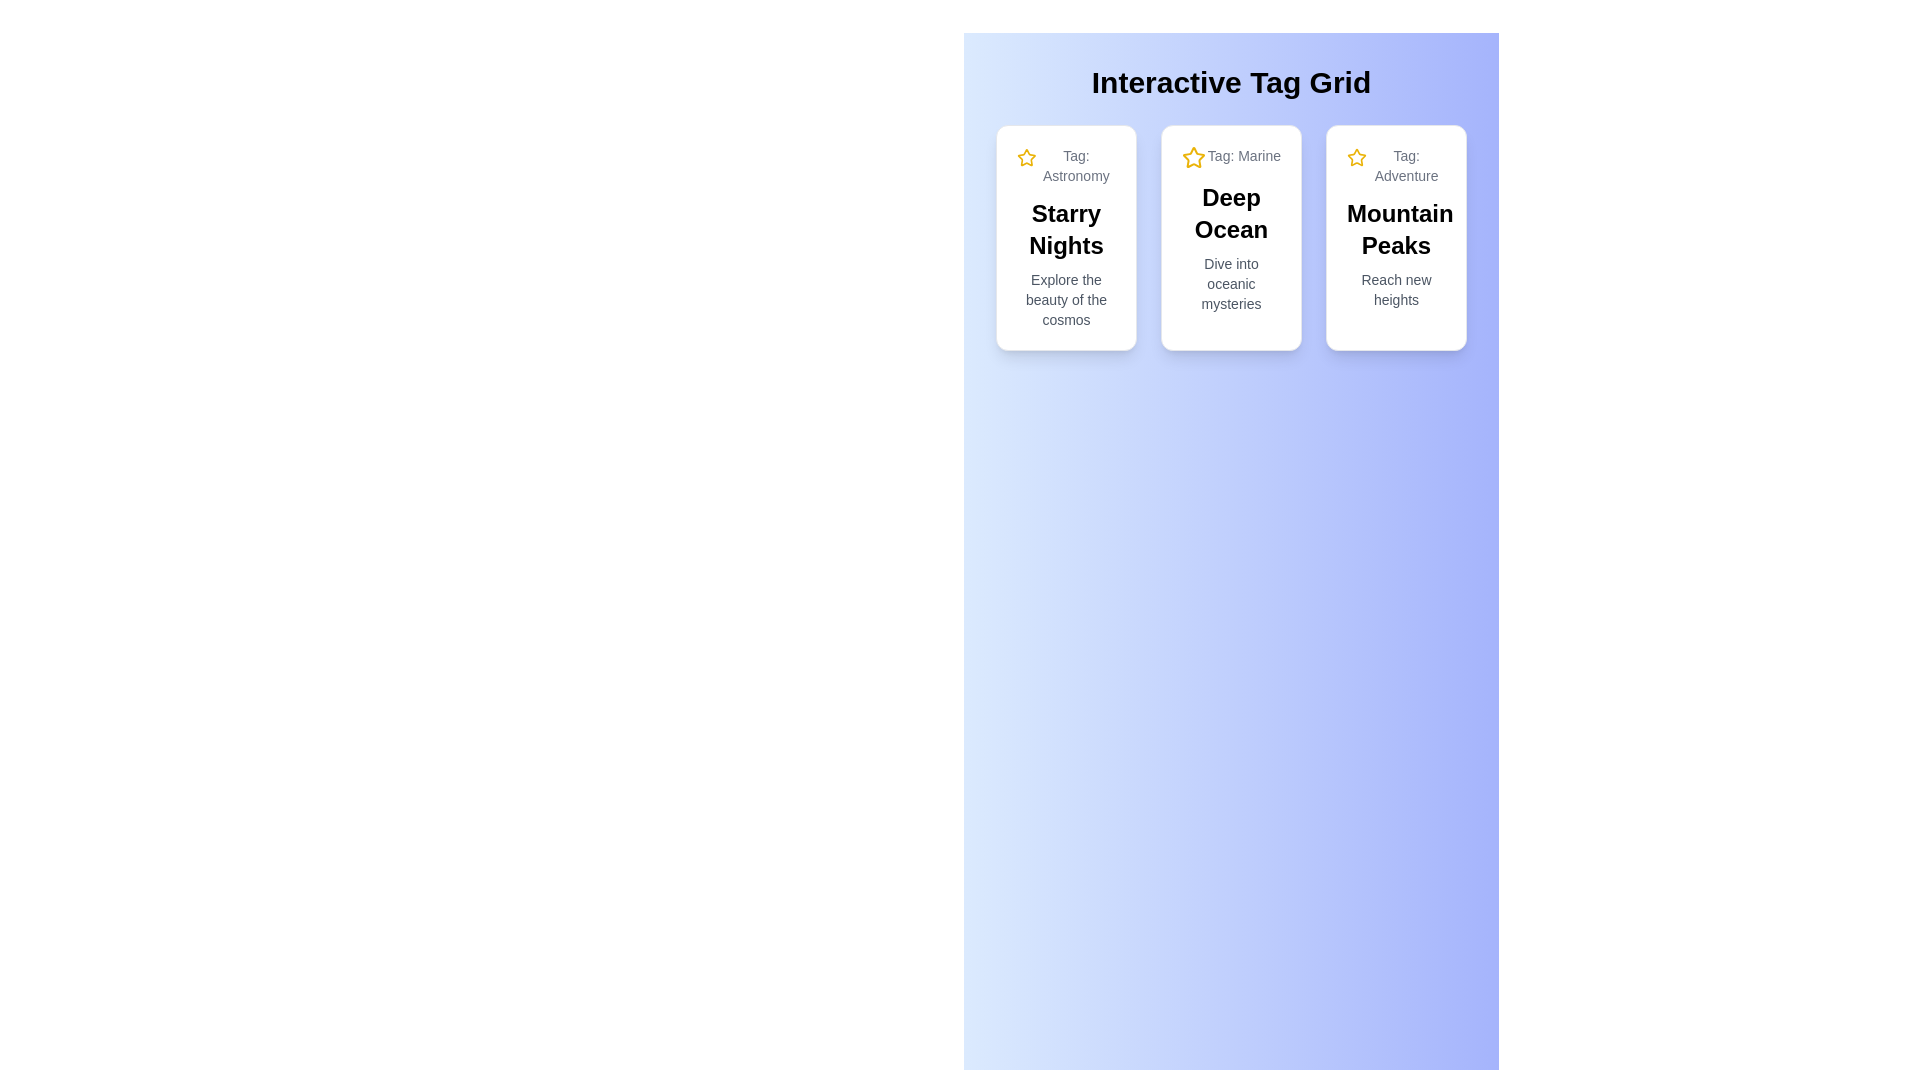  I want to click on the star icon that indicates the 'Adventure' tag, located on the left side of the text 'Tag: Adventure' in the top portion of the rightmost card in a horizontally arranged grid of three cards, so click(1357, 157).